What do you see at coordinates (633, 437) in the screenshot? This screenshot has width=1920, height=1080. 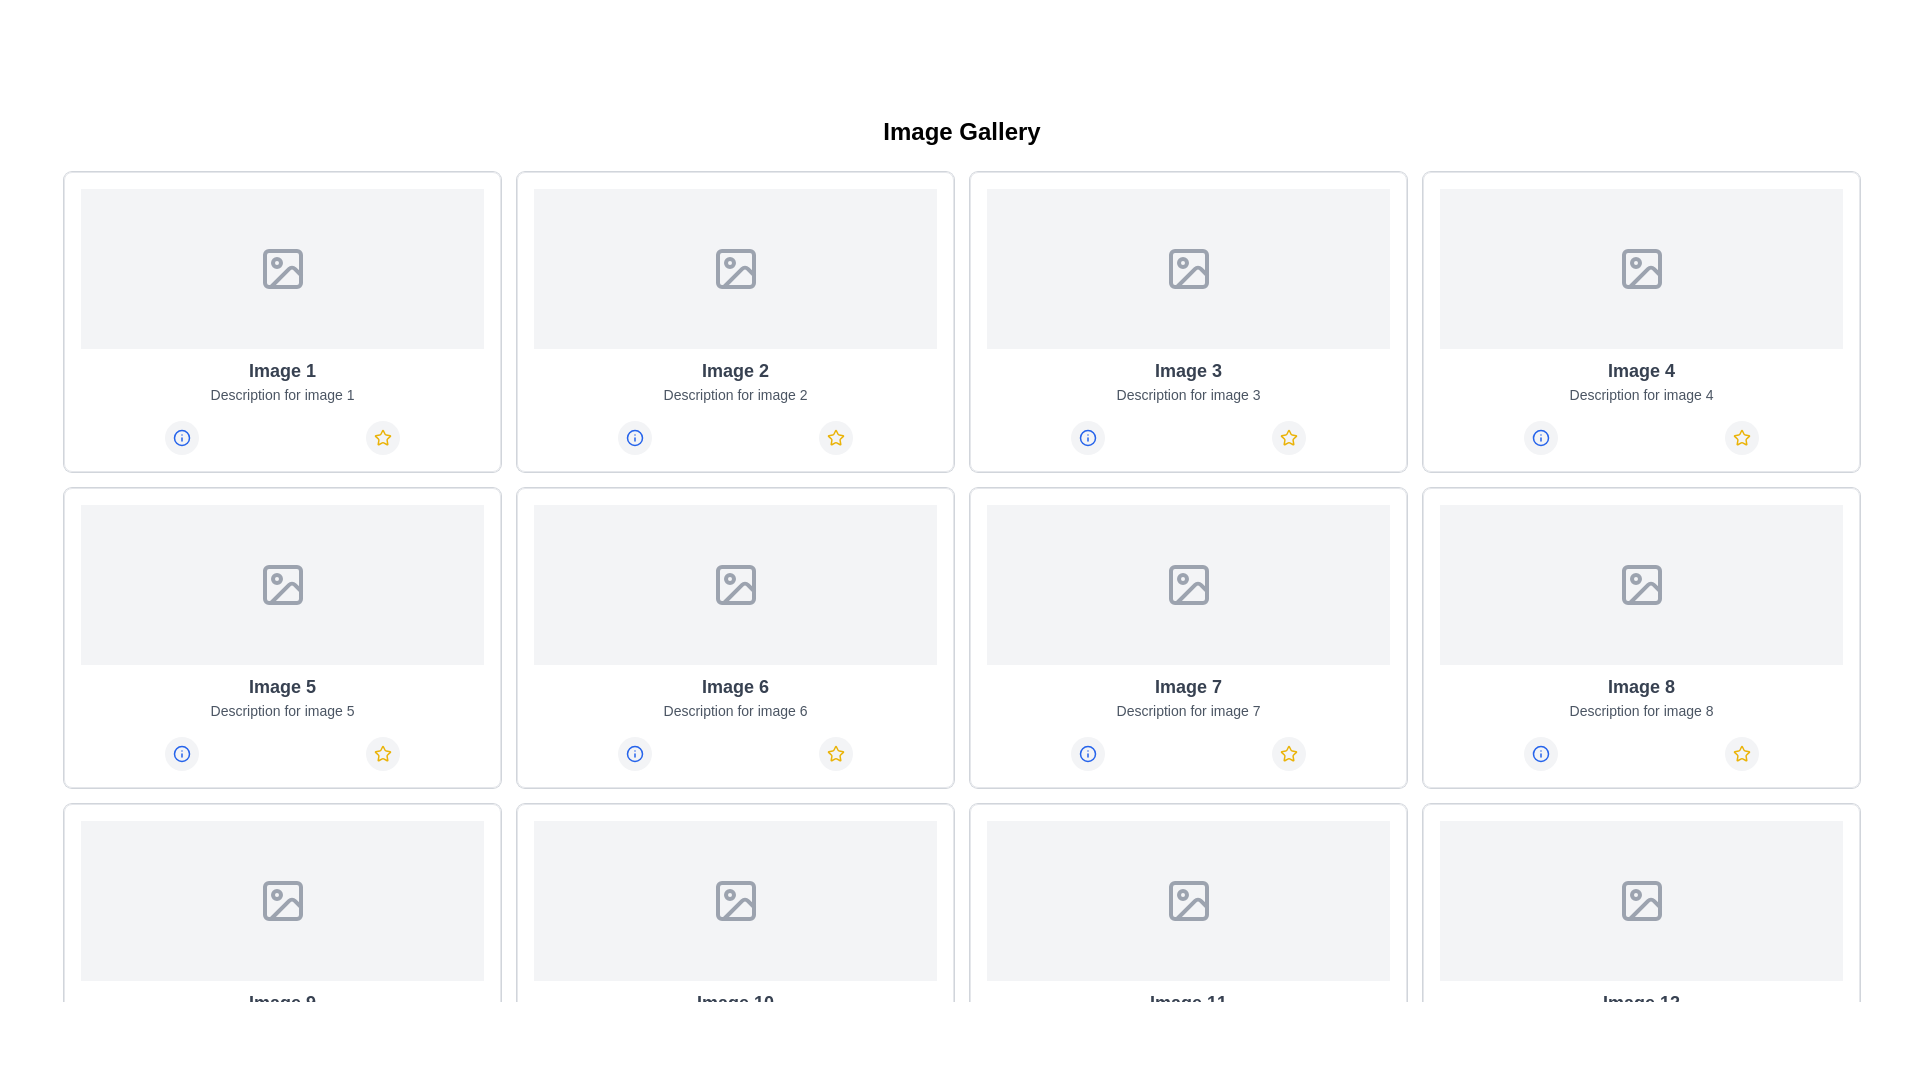 I see `the circular information icon with a blue border and white background, located in the second tile of the top row in the gallery grid, under the image and its description` at bounding box center [633, 437].